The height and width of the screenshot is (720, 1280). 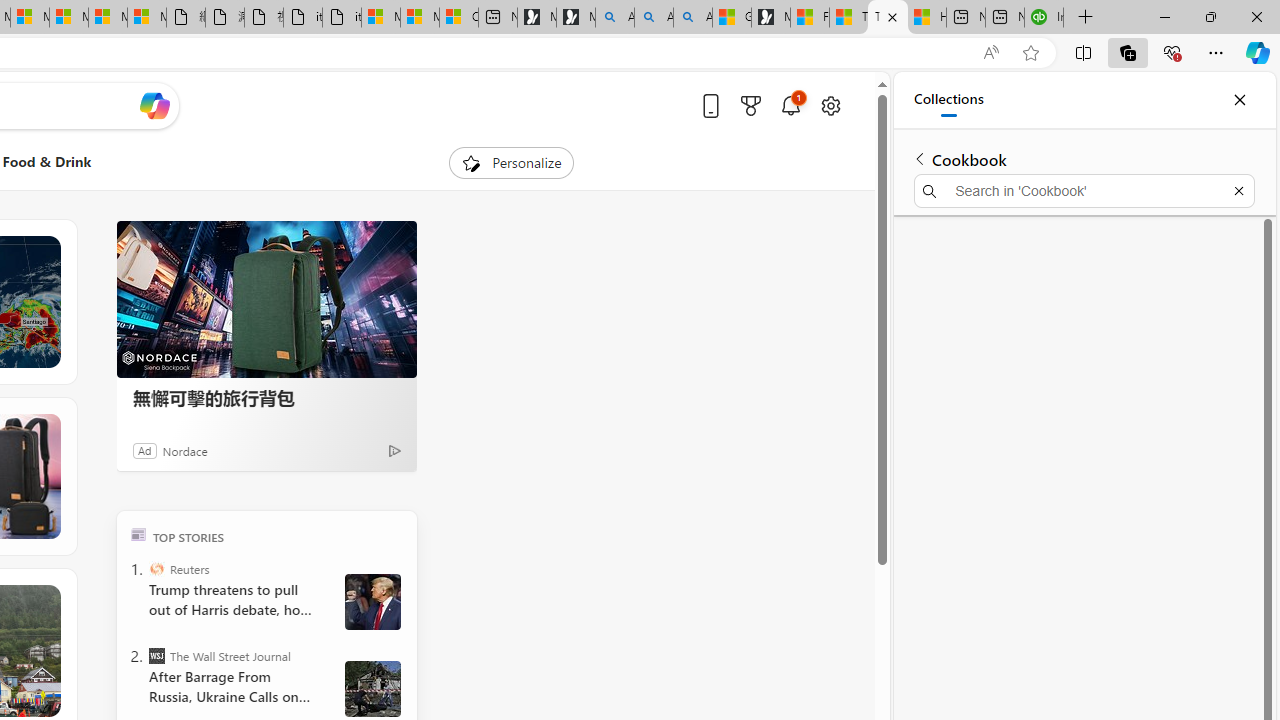 What do you see at coordinates (137, 533) in the screenshot?
I see `'TOP'` at bounding box center [137, 533].